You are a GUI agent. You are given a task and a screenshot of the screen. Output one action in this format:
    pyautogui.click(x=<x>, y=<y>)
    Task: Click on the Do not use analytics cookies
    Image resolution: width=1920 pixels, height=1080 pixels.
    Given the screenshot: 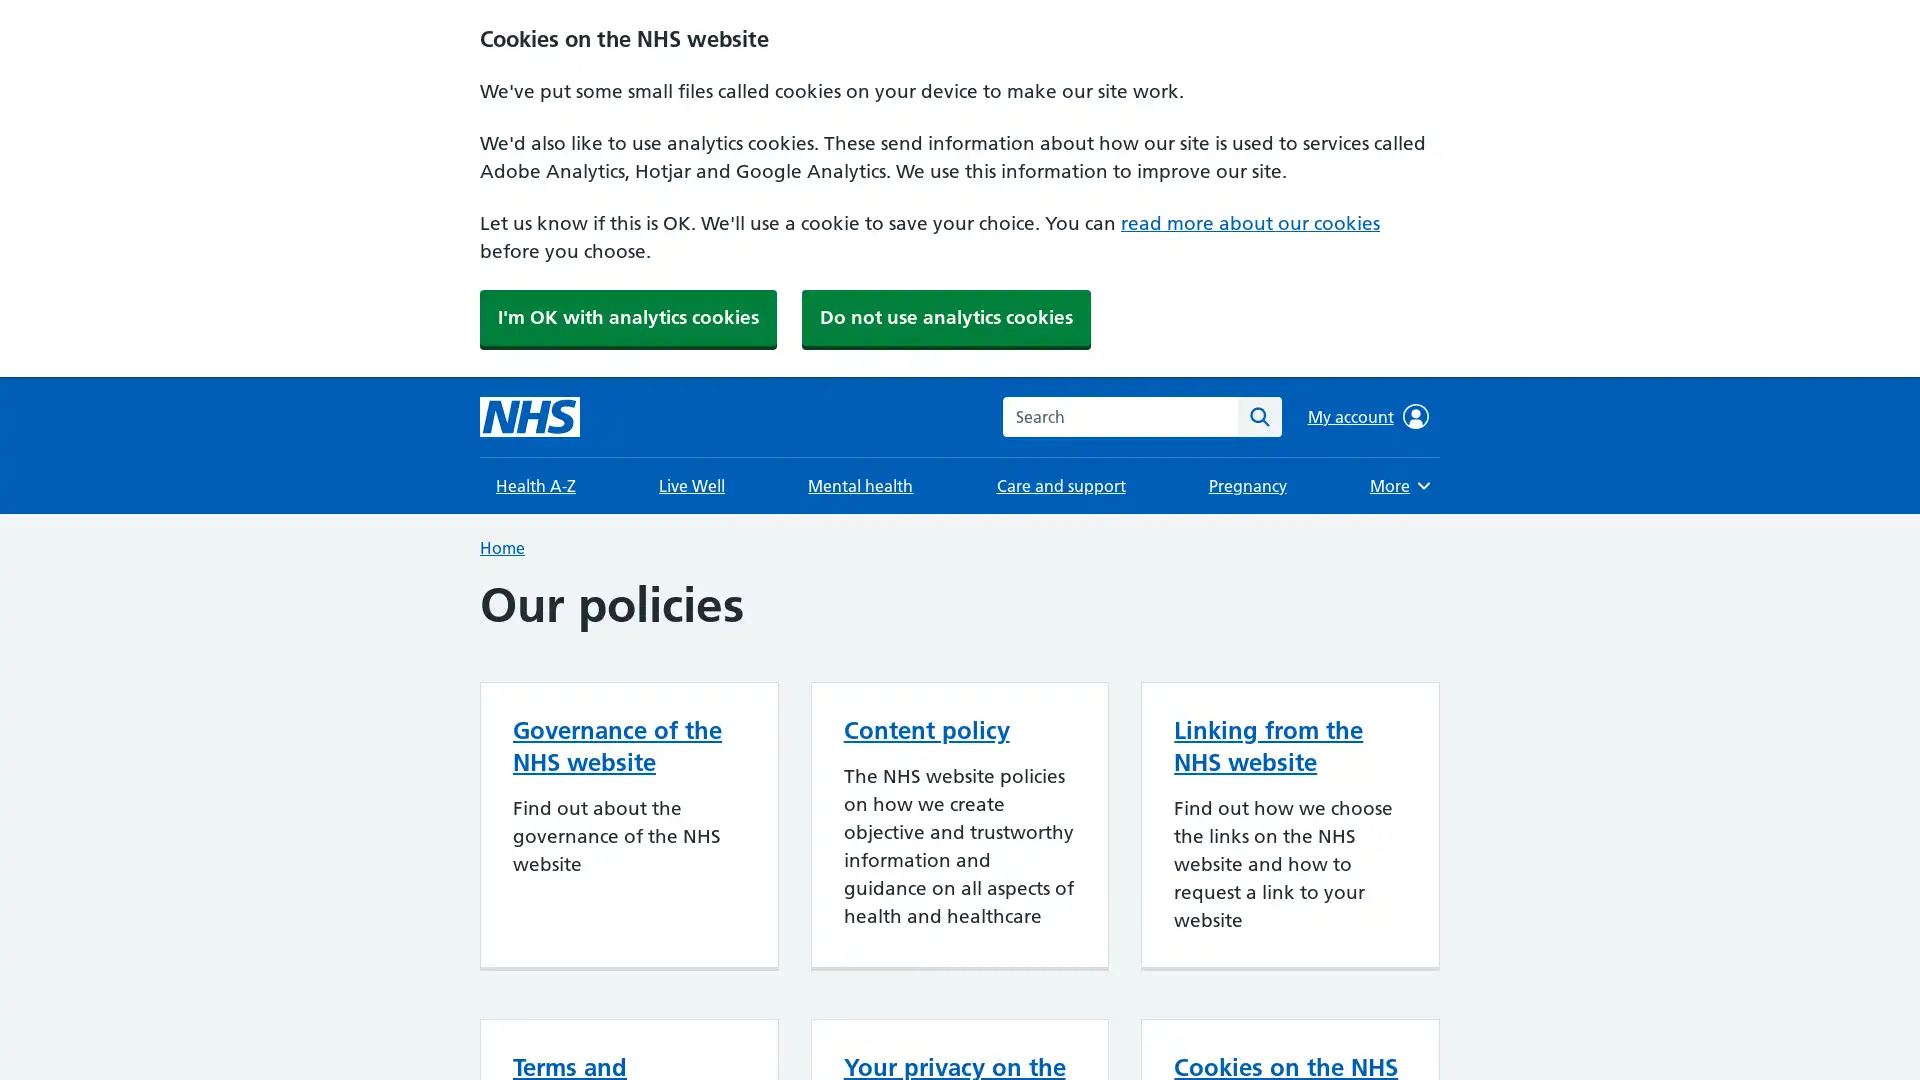 What is the action you would take?
    pyautogui.click(x=945, y=316)
    